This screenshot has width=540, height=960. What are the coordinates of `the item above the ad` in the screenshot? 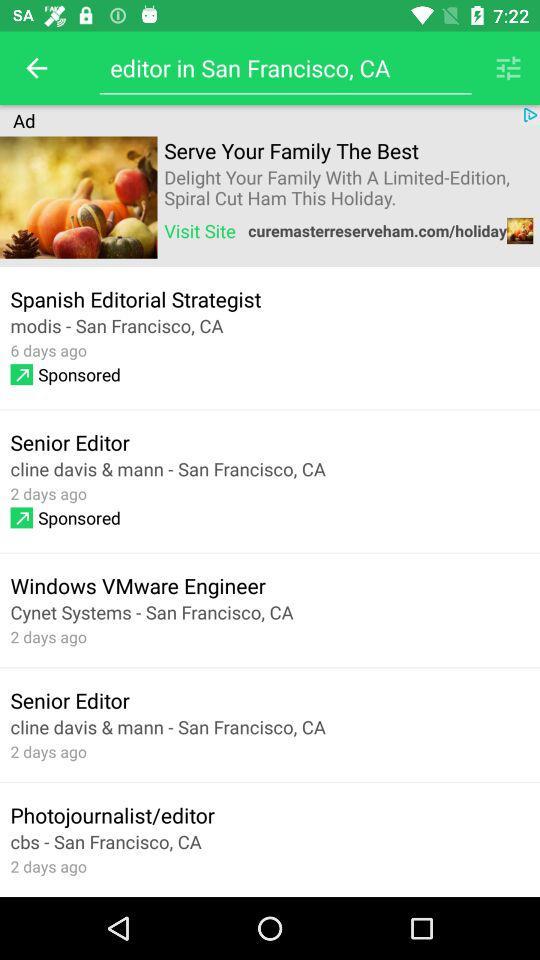 It's located at (36, 68).